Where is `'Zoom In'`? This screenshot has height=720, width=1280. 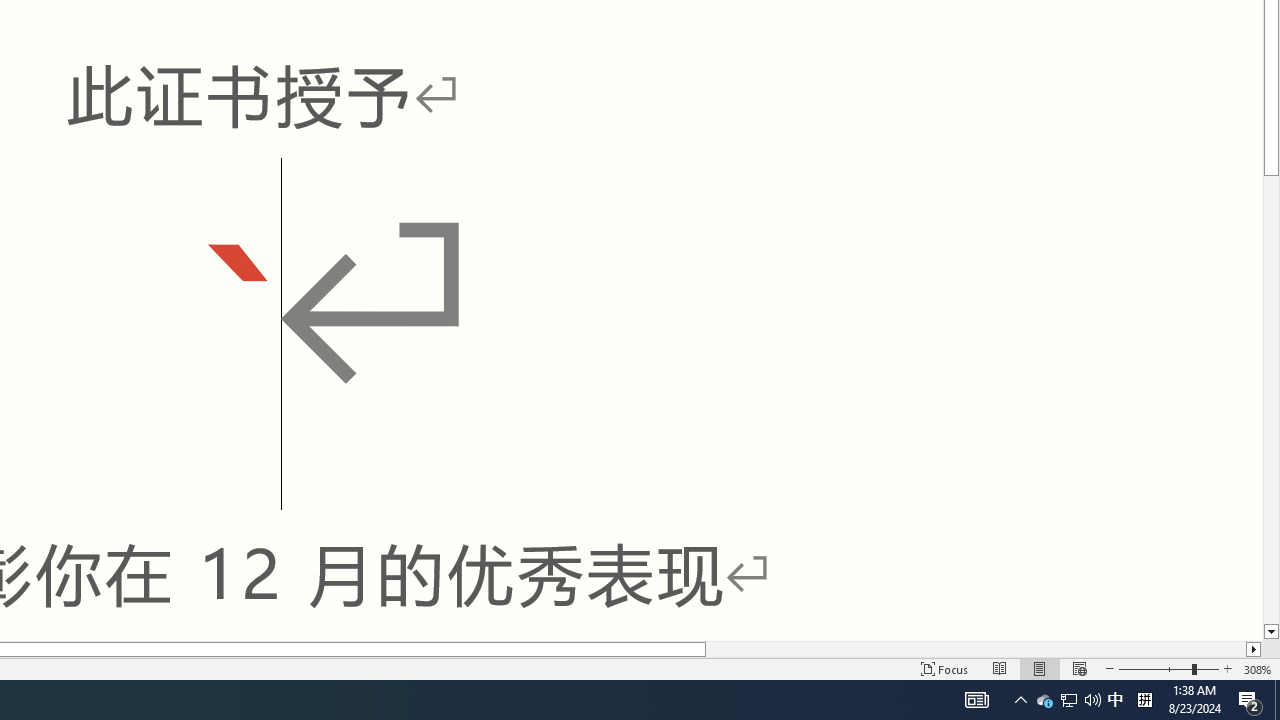 'Zoom In' is located at coordinates (1226, 669).